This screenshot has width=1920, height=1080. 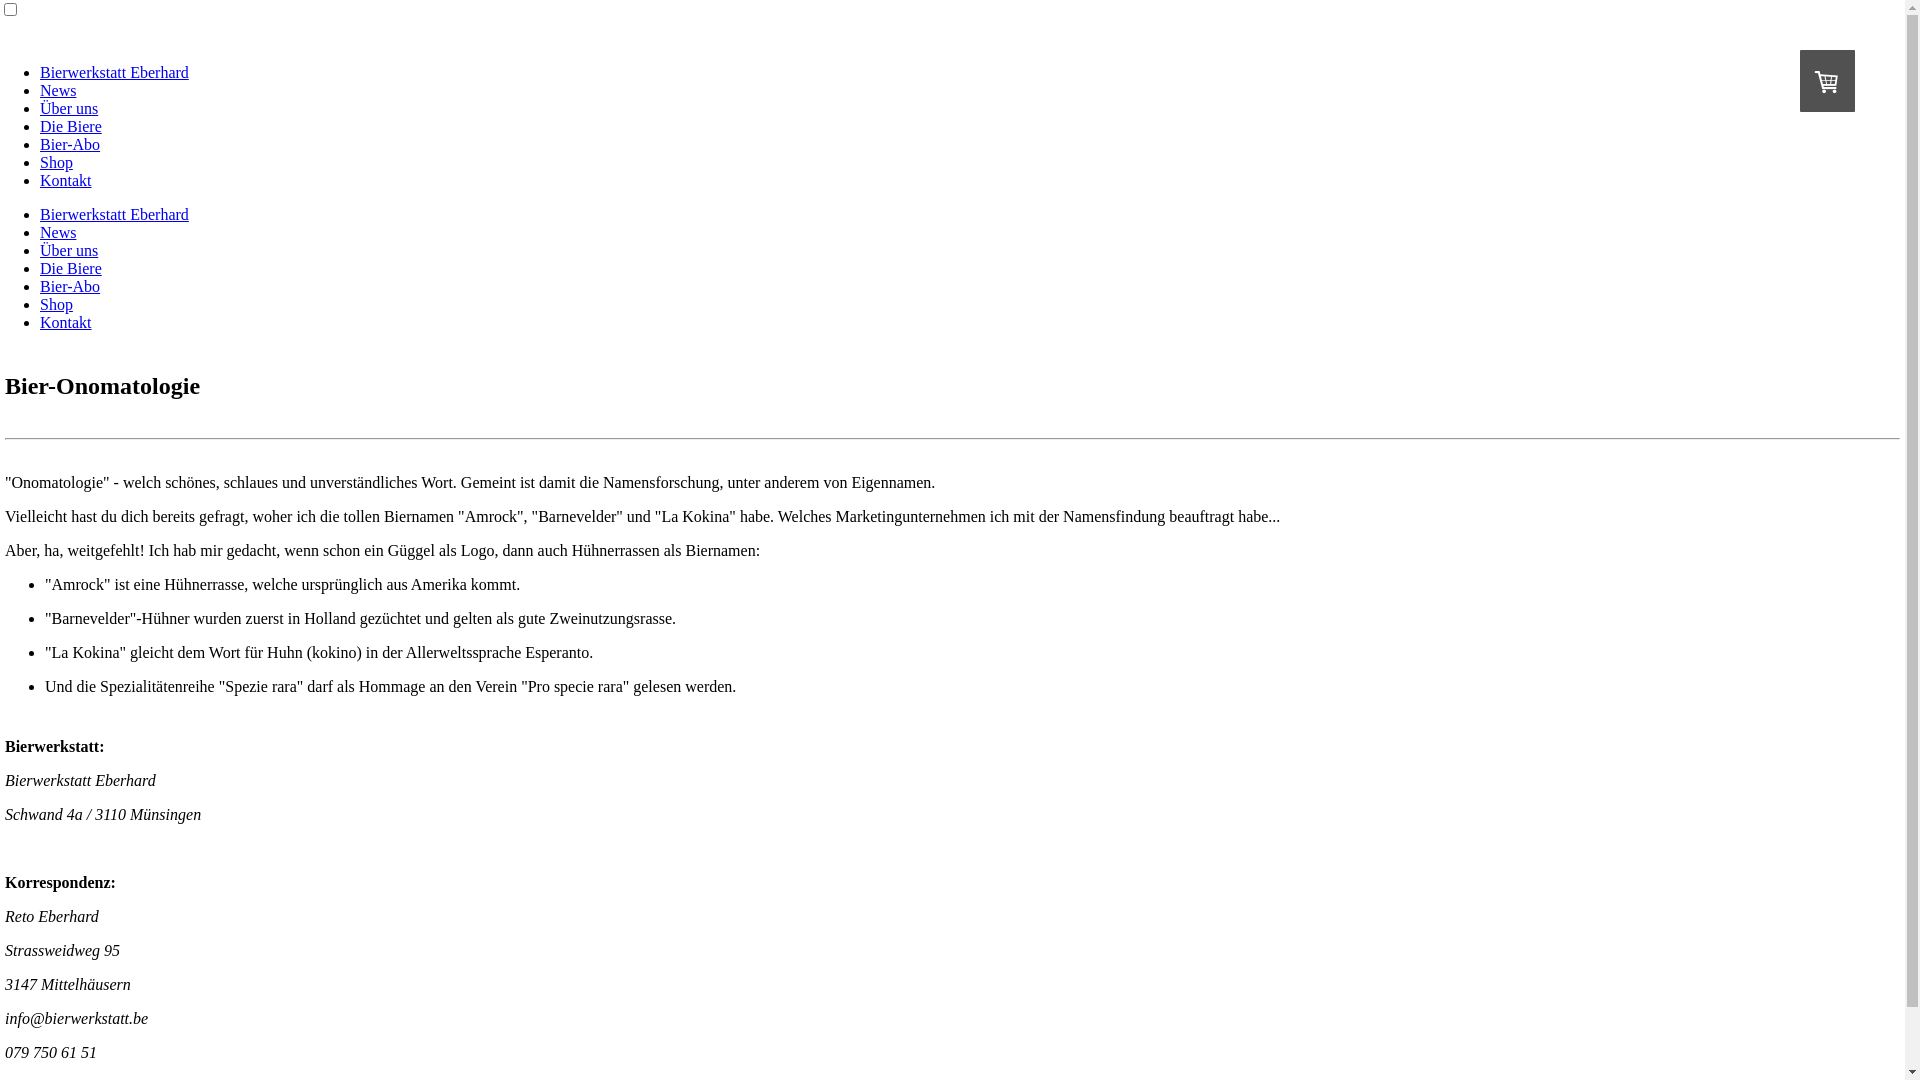 I want to click on 'Die Biere', so click(x=39, y=267).